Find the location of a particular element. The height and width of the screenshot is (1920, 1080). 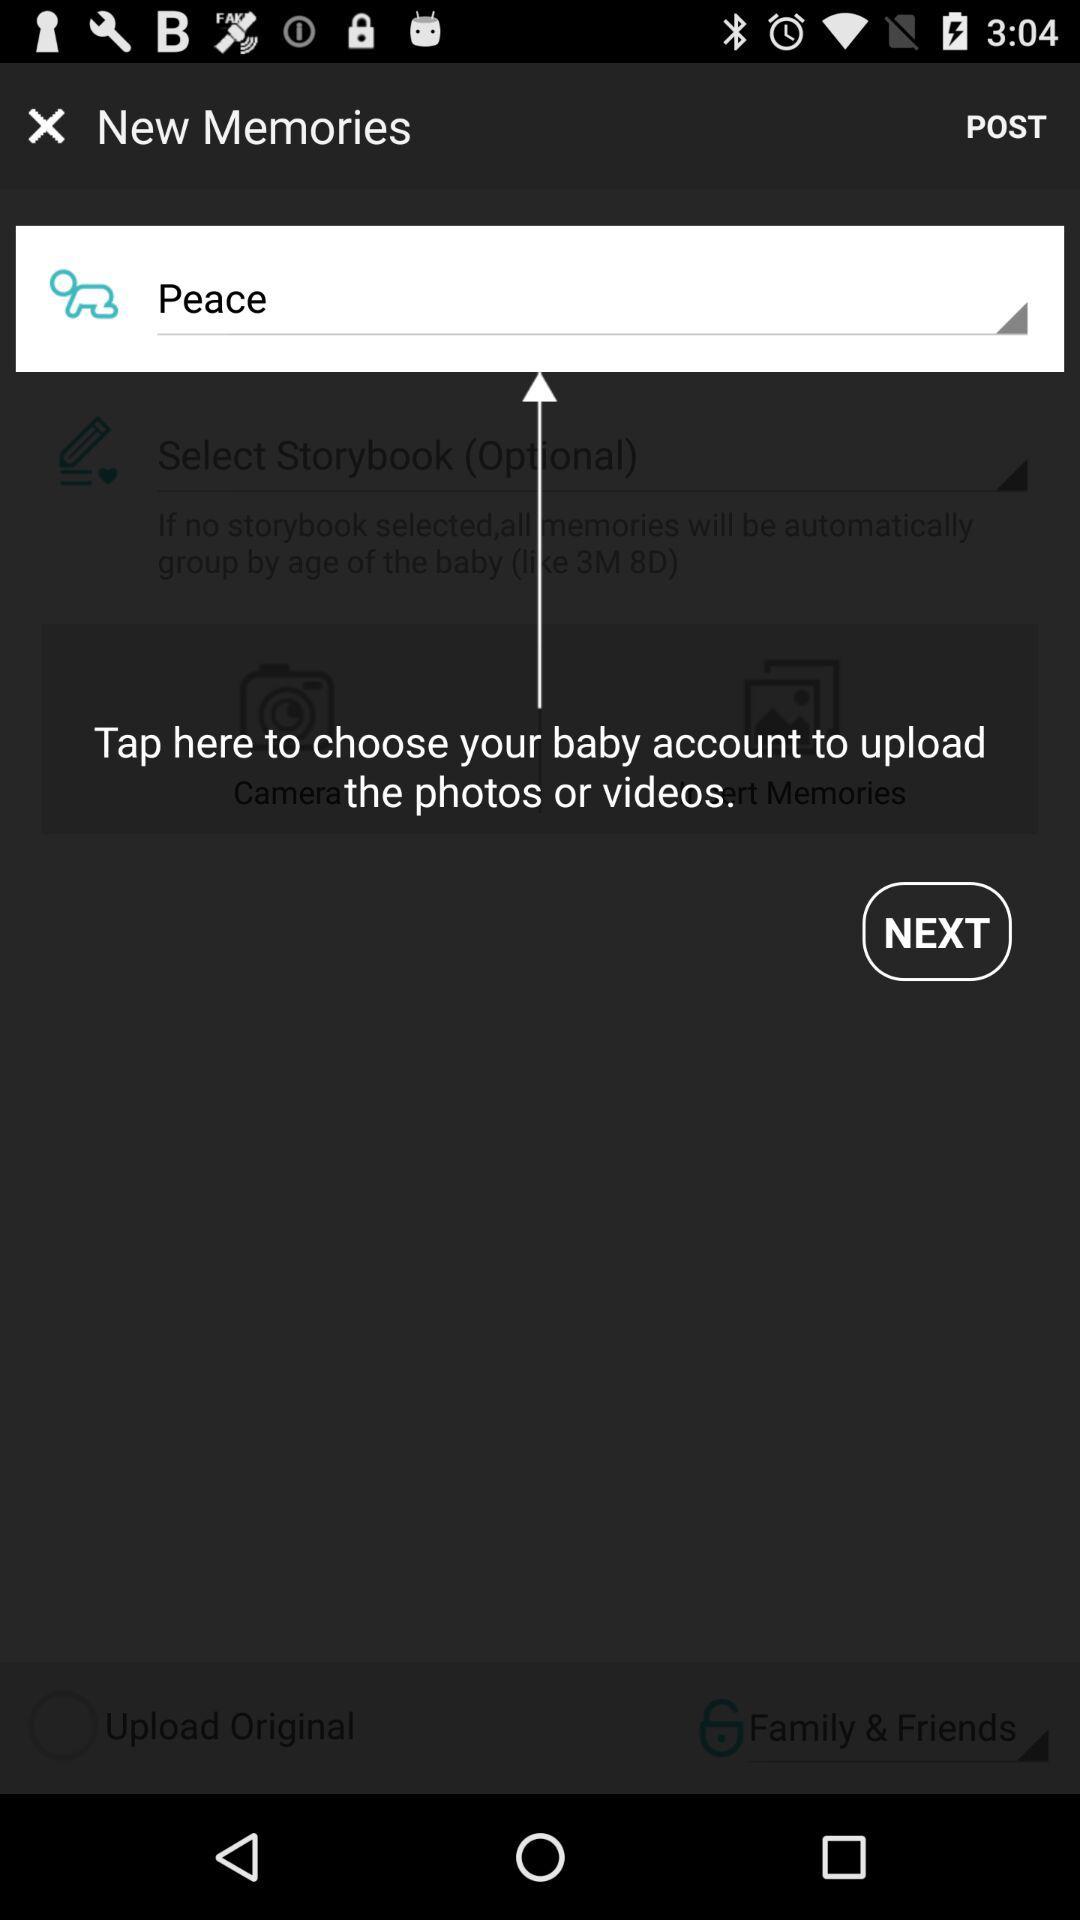

next item is located at coordinates (937, 930).